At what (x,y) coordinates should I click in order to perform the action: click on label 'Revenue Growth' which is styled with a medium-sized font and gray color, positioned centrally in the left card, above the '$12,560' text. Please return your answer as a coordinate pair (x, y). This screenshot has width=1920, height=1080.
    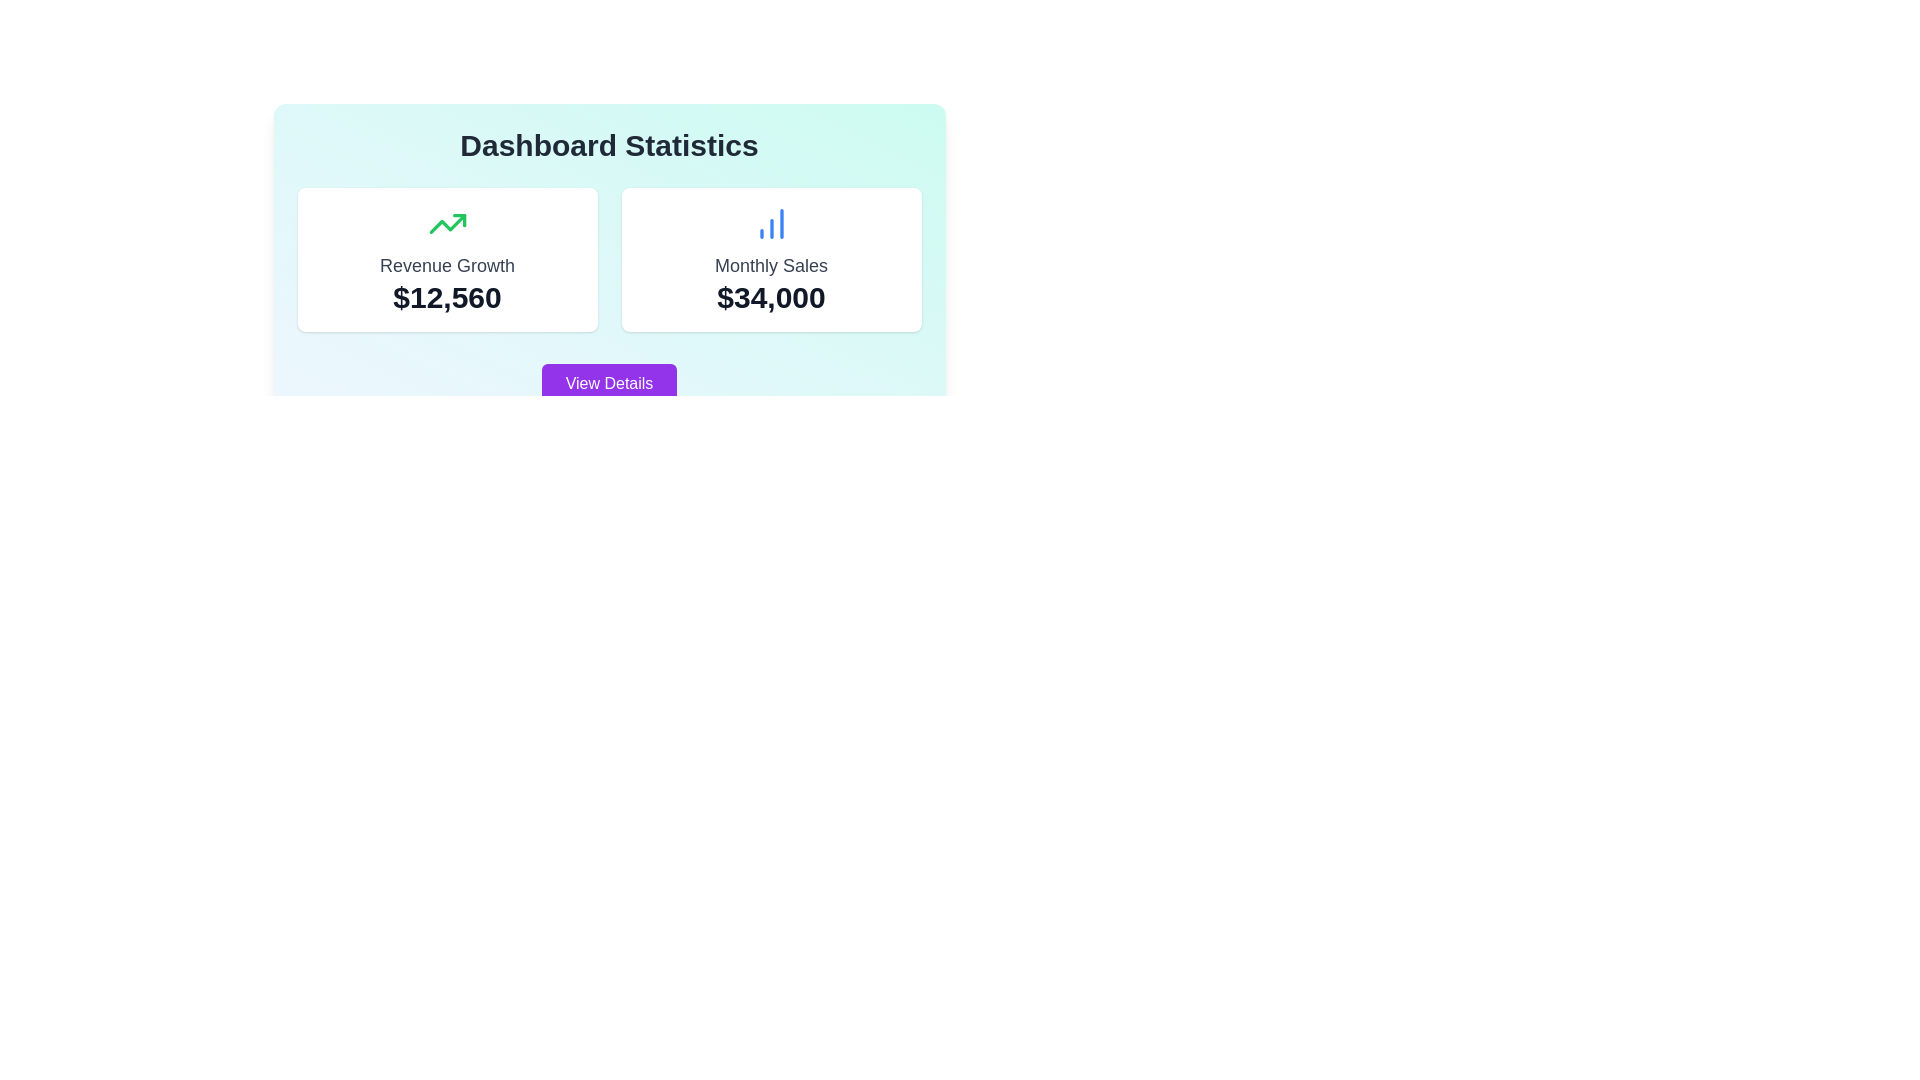
    Looking at the image, I should click on (446, 265).